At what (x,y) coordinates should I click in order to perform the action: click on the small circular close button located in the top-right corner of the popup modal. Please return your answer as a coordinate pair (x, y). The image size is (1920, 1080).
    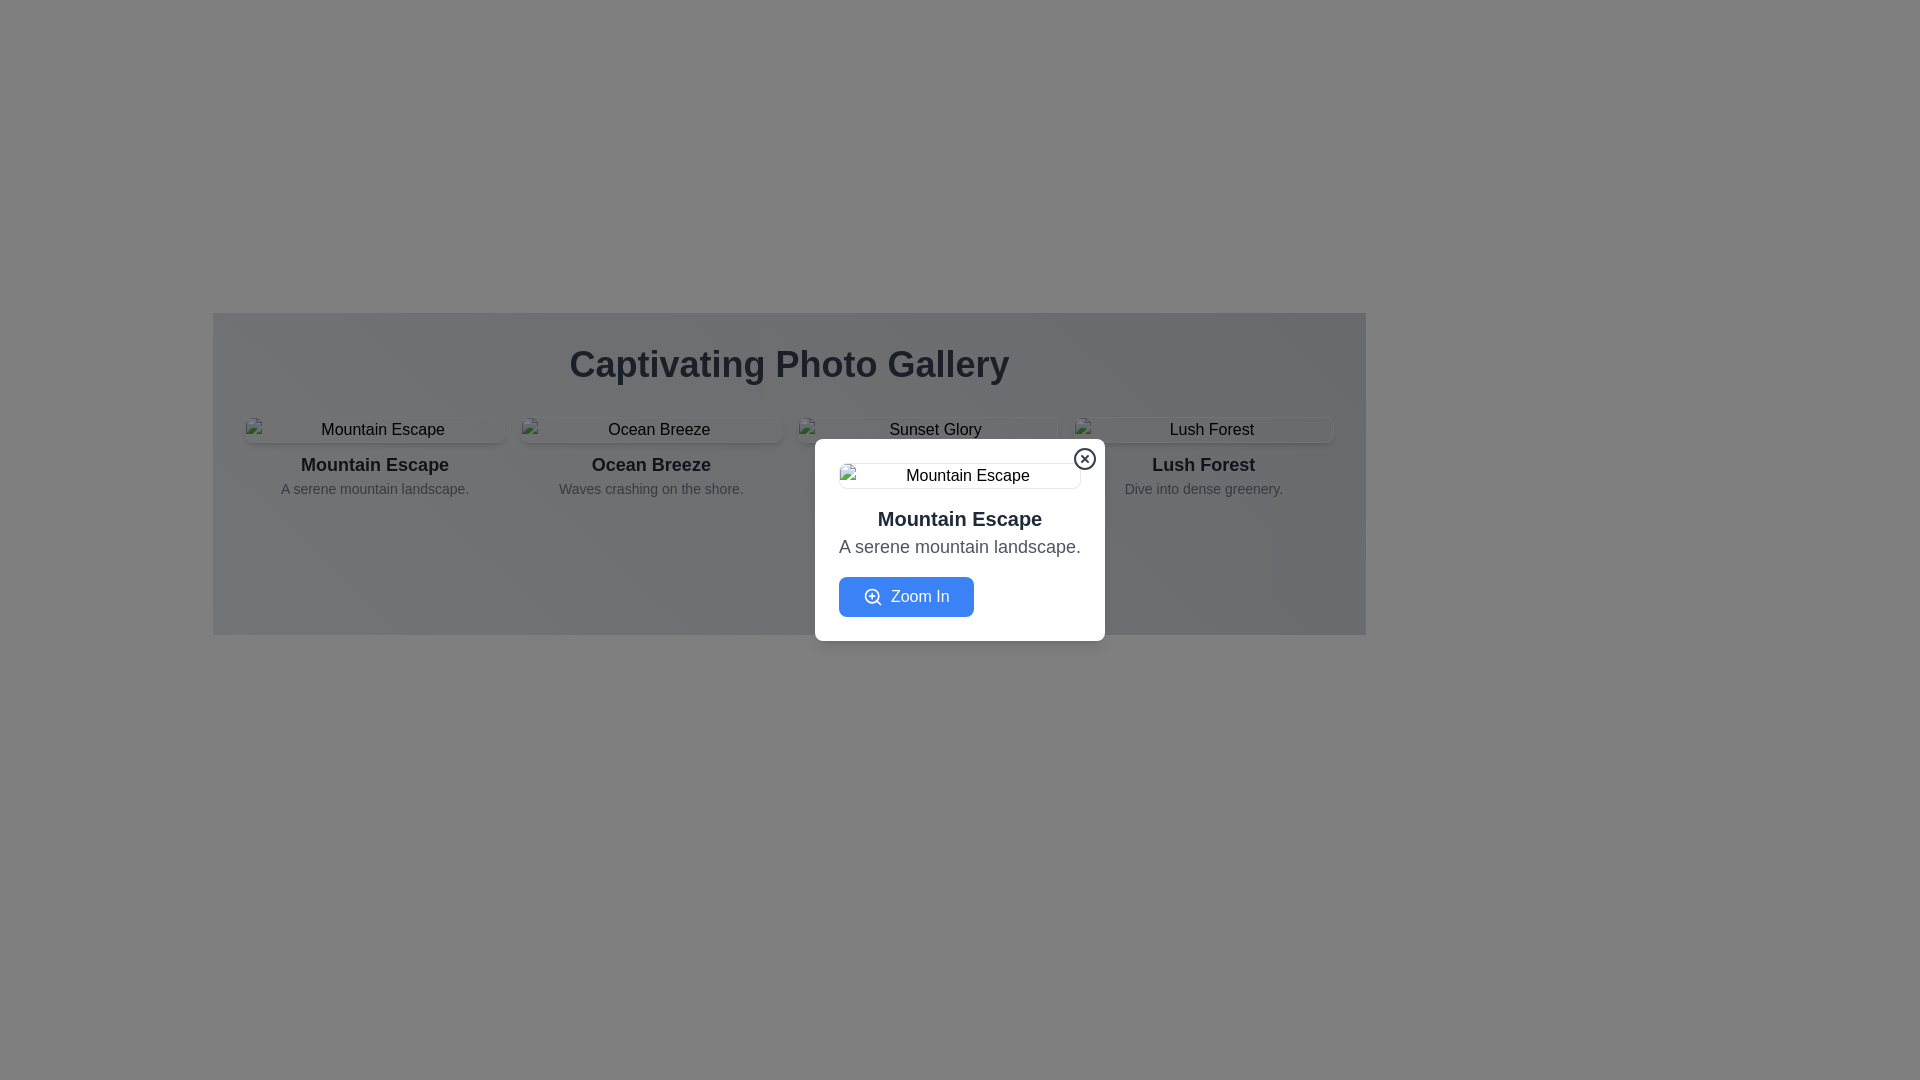
    Looking at the image, I should click on (1083, 459).